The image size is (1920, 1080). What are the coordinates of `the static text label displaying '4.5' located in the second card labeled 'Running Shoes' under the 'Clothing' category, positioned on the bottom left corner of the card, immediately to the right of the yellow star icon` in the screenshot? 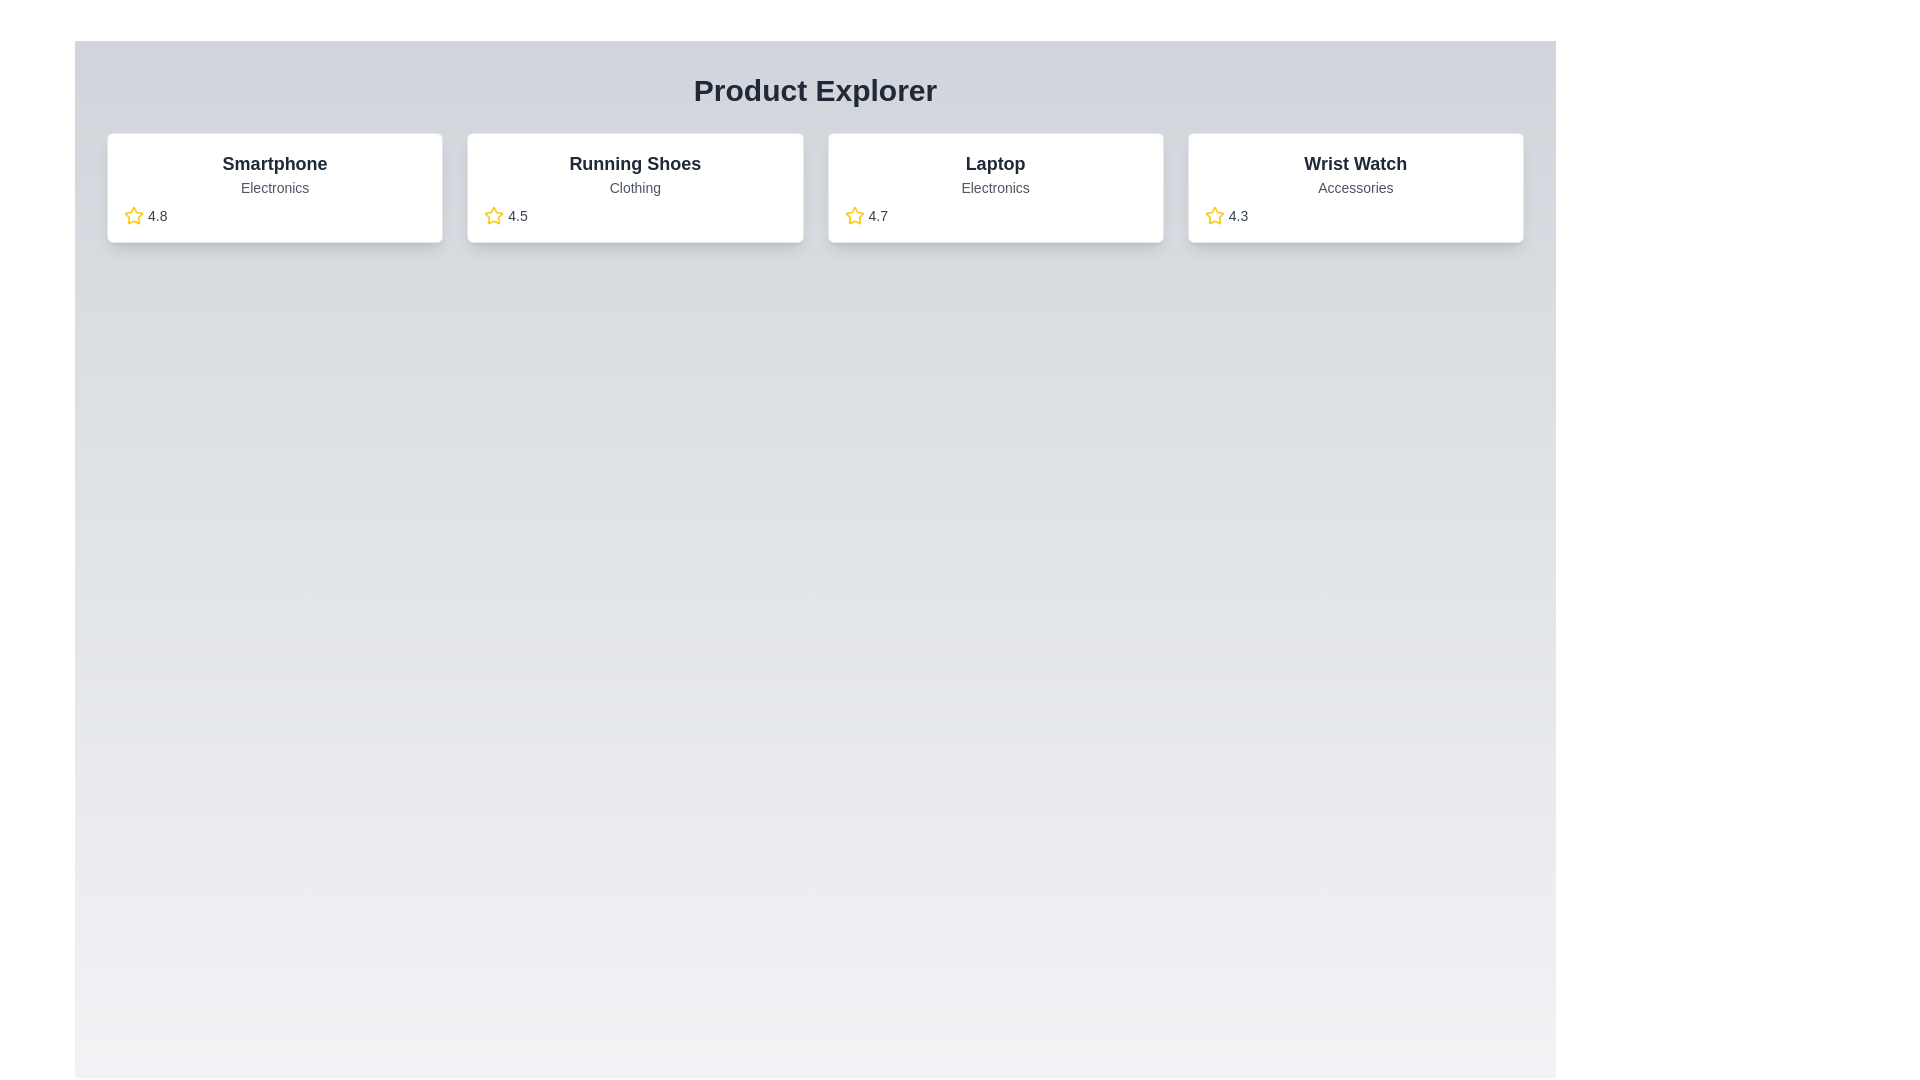 It's located at (518, 216).